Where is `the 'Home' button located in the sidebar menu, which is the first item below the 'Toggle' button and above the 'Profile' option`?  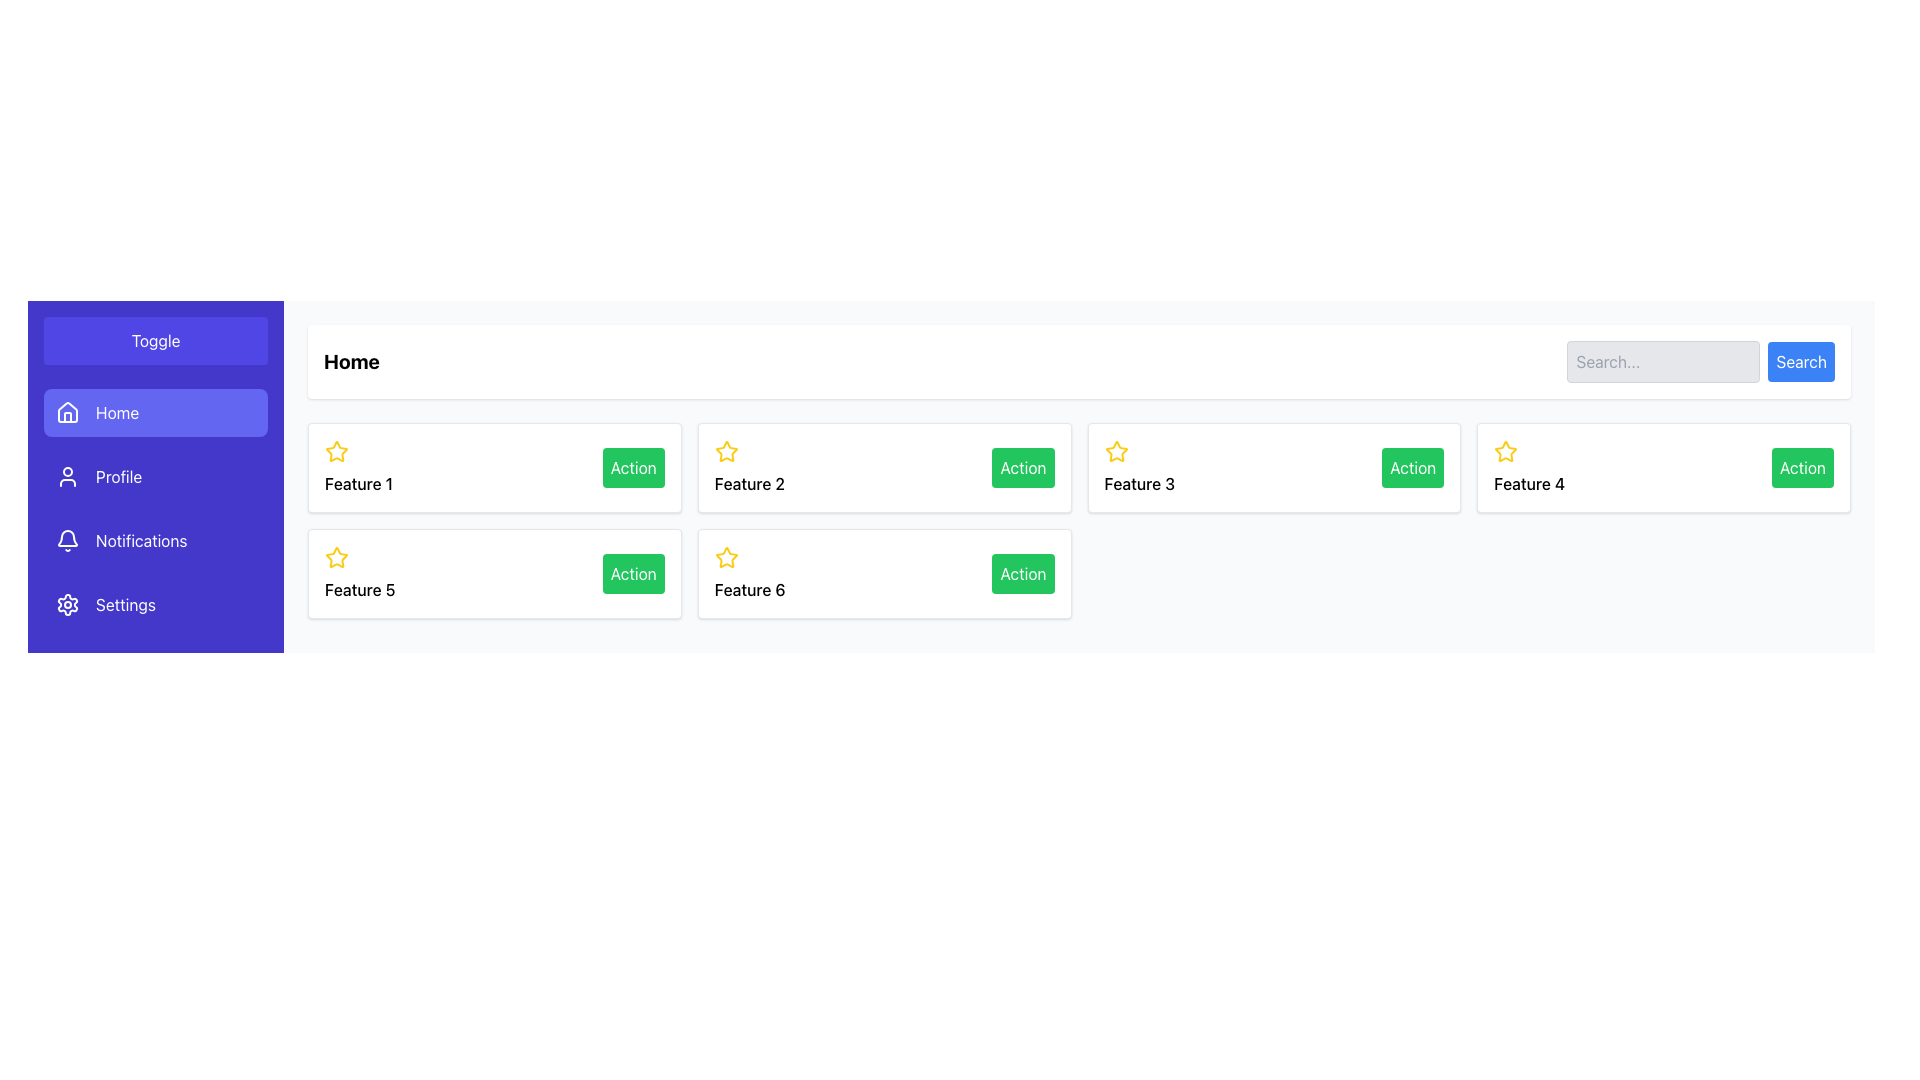
the 'Home' button located in the sidebar menu, which is the first item below the 'Toggle' button and above the 'Profile' option is located at coordinates (155, 411).